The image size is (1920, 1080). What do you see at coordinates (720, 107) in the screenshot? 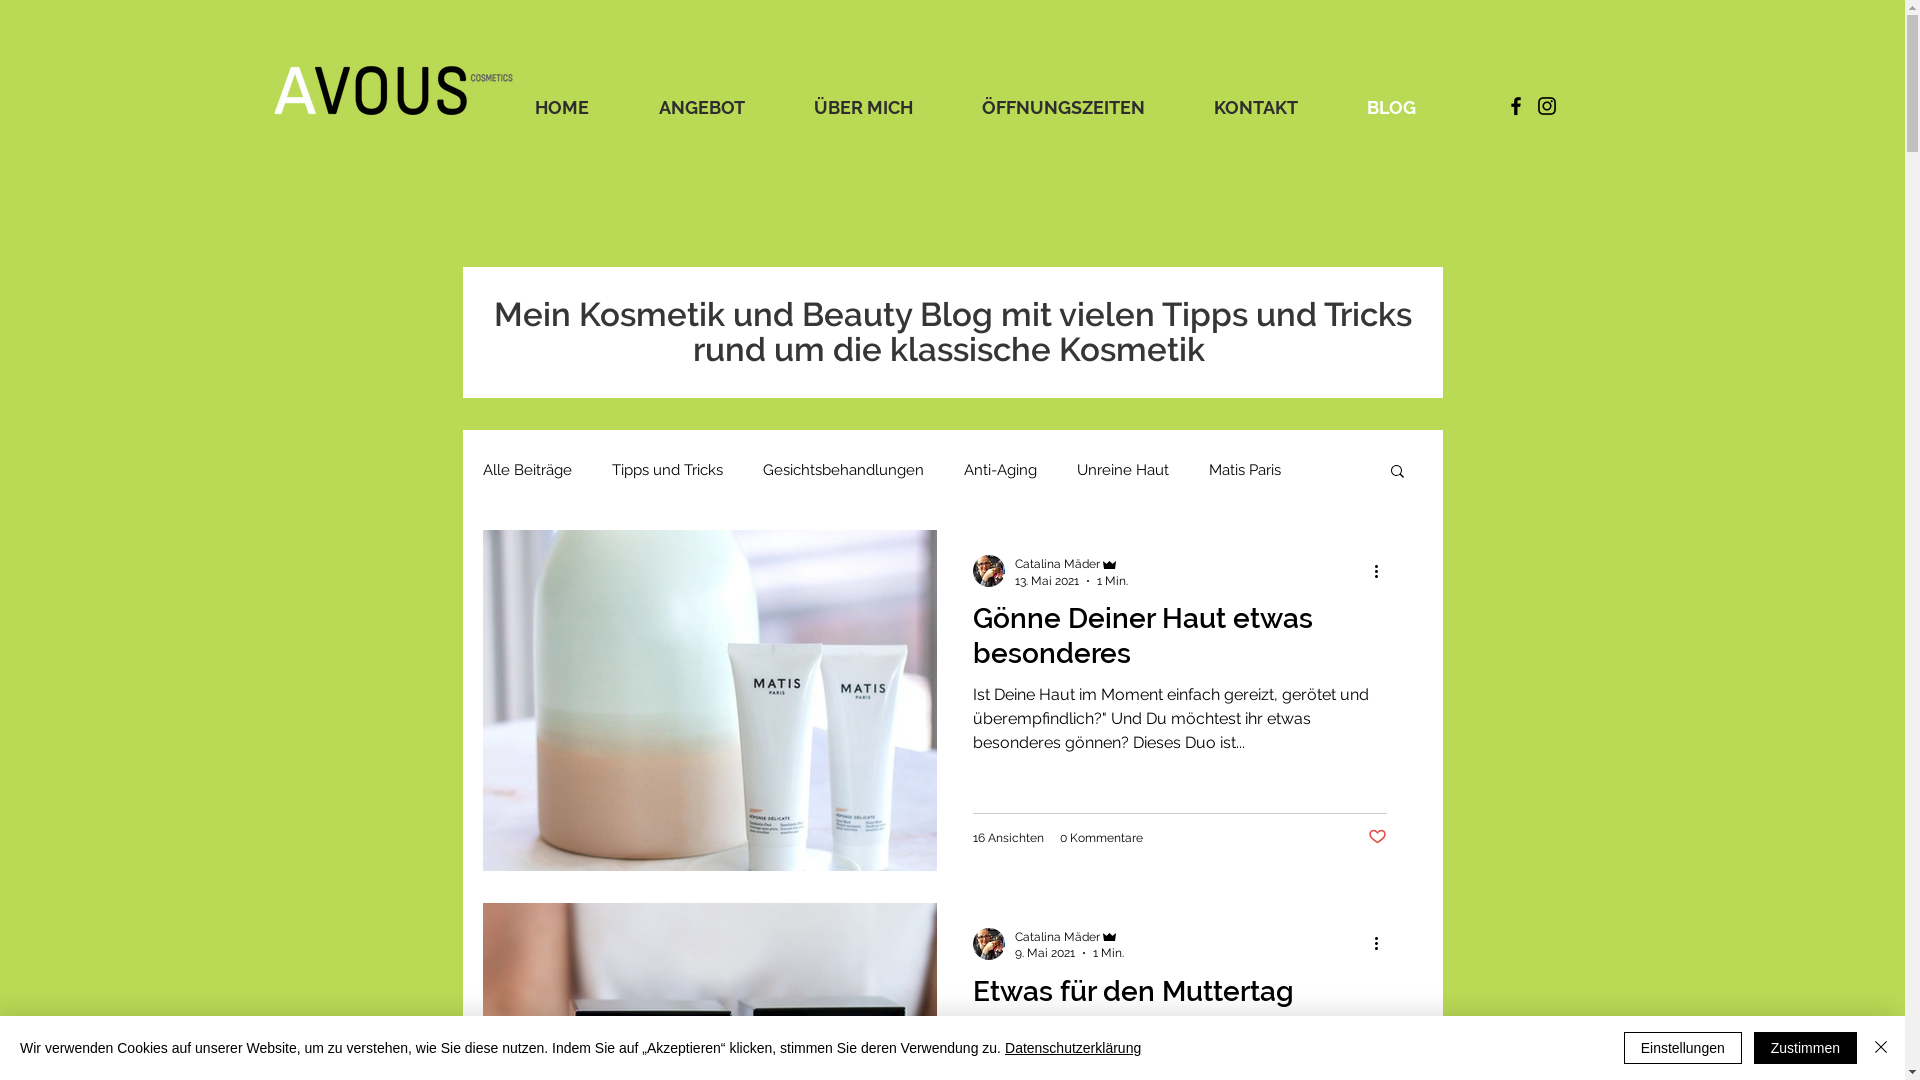
I see `'ANGEBOT'` at bounding box center [720, 107].